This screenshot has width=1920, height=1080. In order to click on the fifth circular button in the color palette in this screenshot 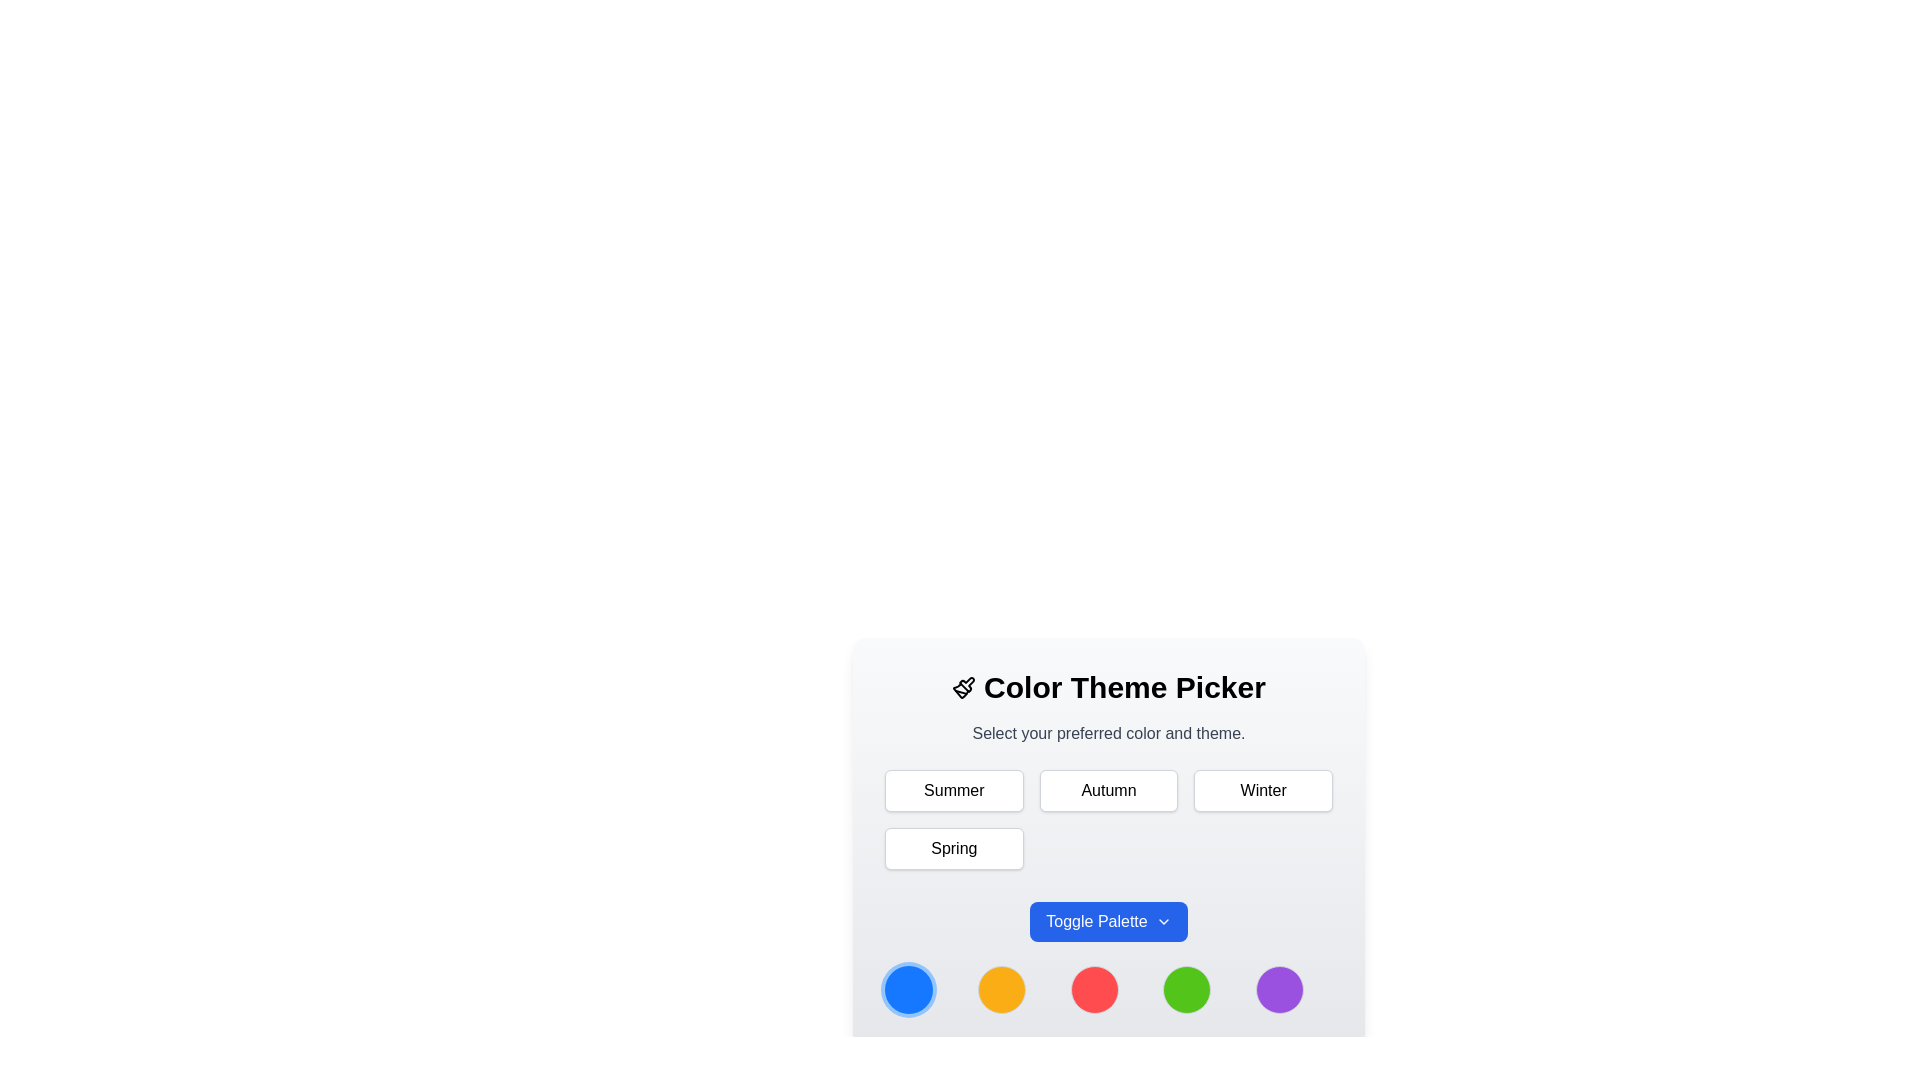, I will do `click(1280, 990)`.